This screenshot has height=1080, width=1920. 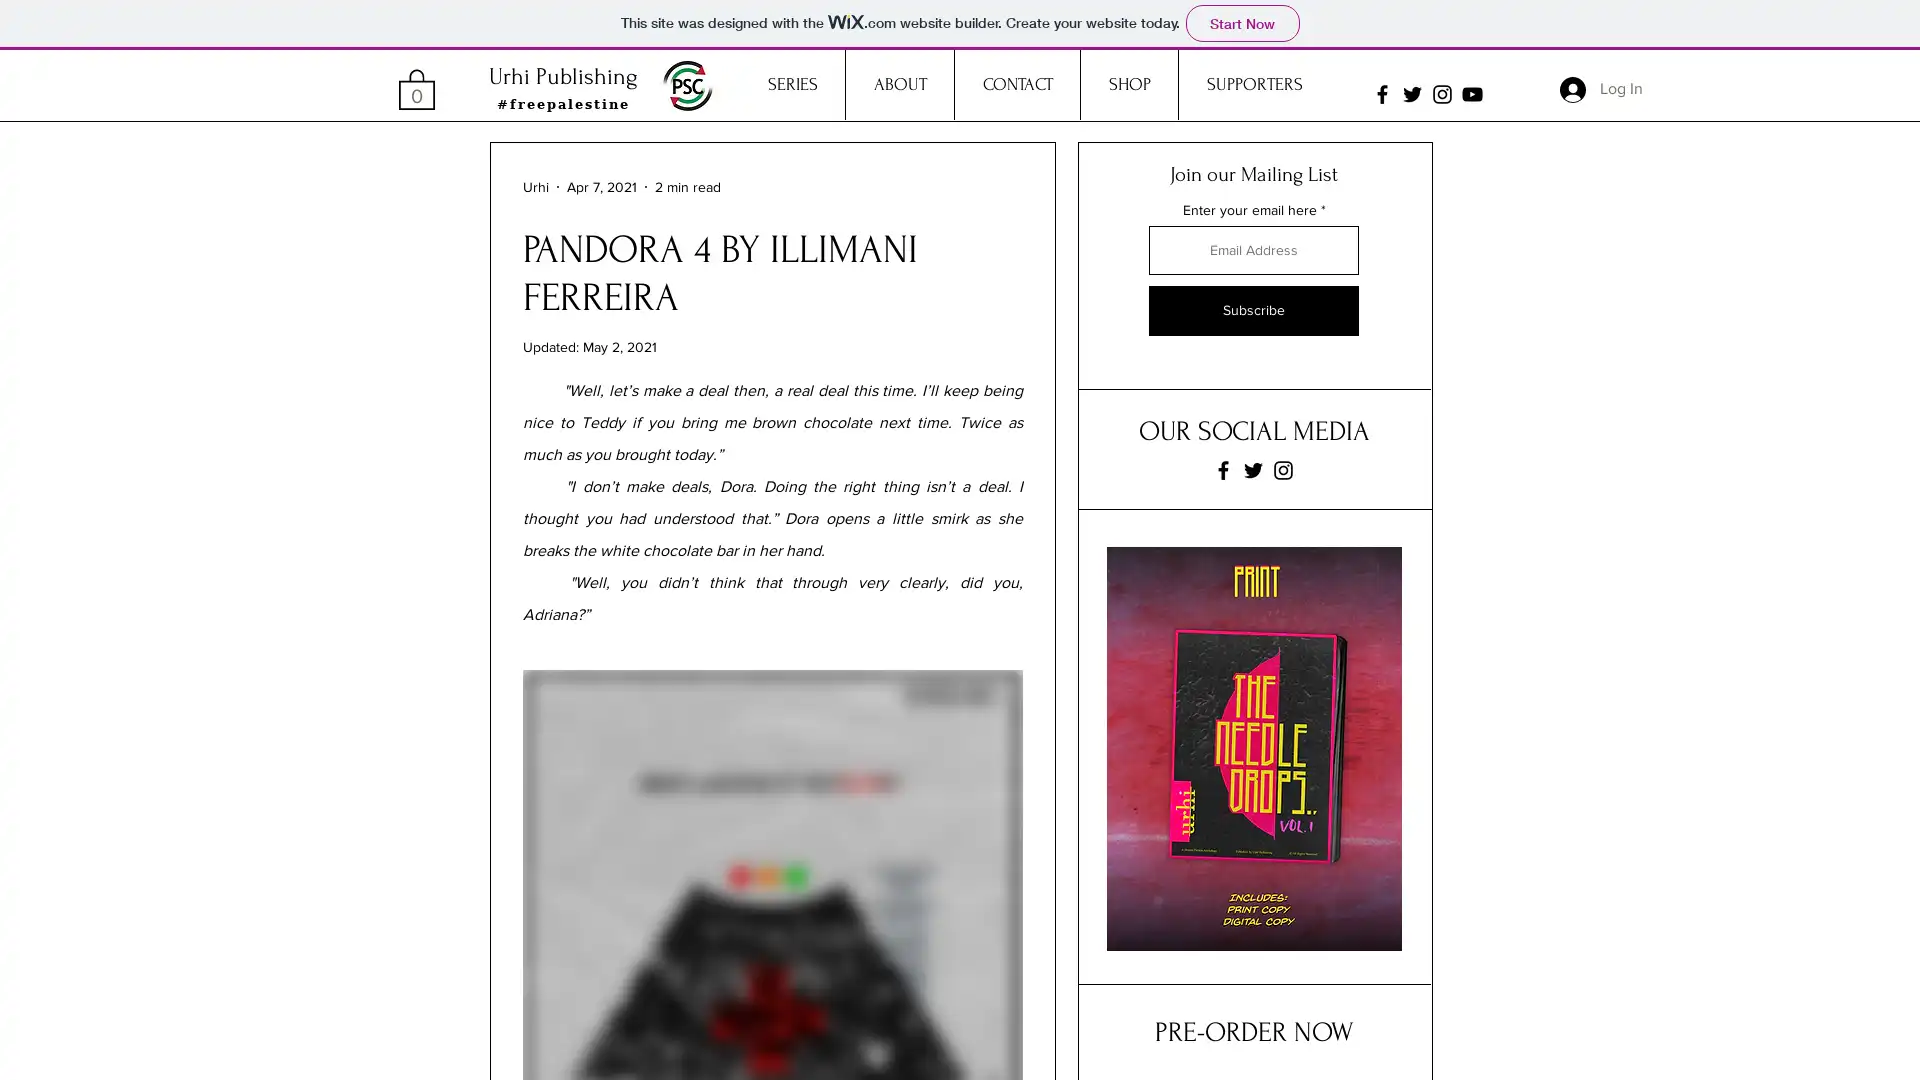 I want to click on Close, so click(x=1895, y=1047).